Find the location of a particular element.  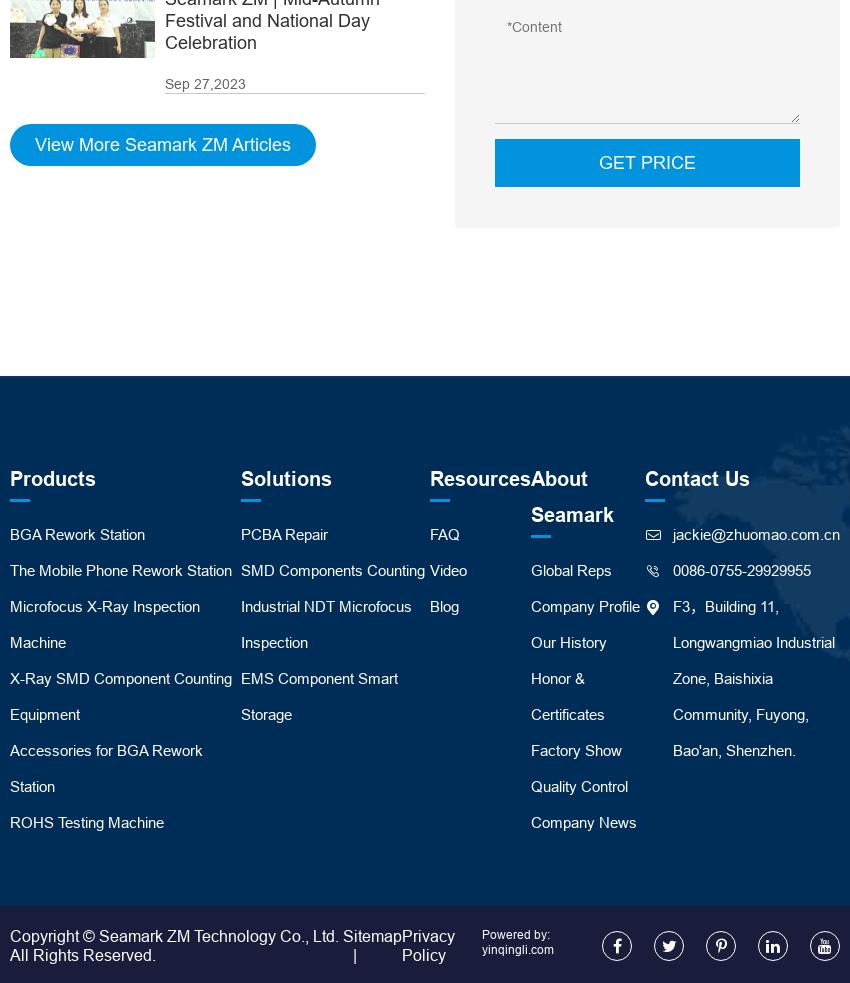

'Solutions' is located at coordinates (240, 477).